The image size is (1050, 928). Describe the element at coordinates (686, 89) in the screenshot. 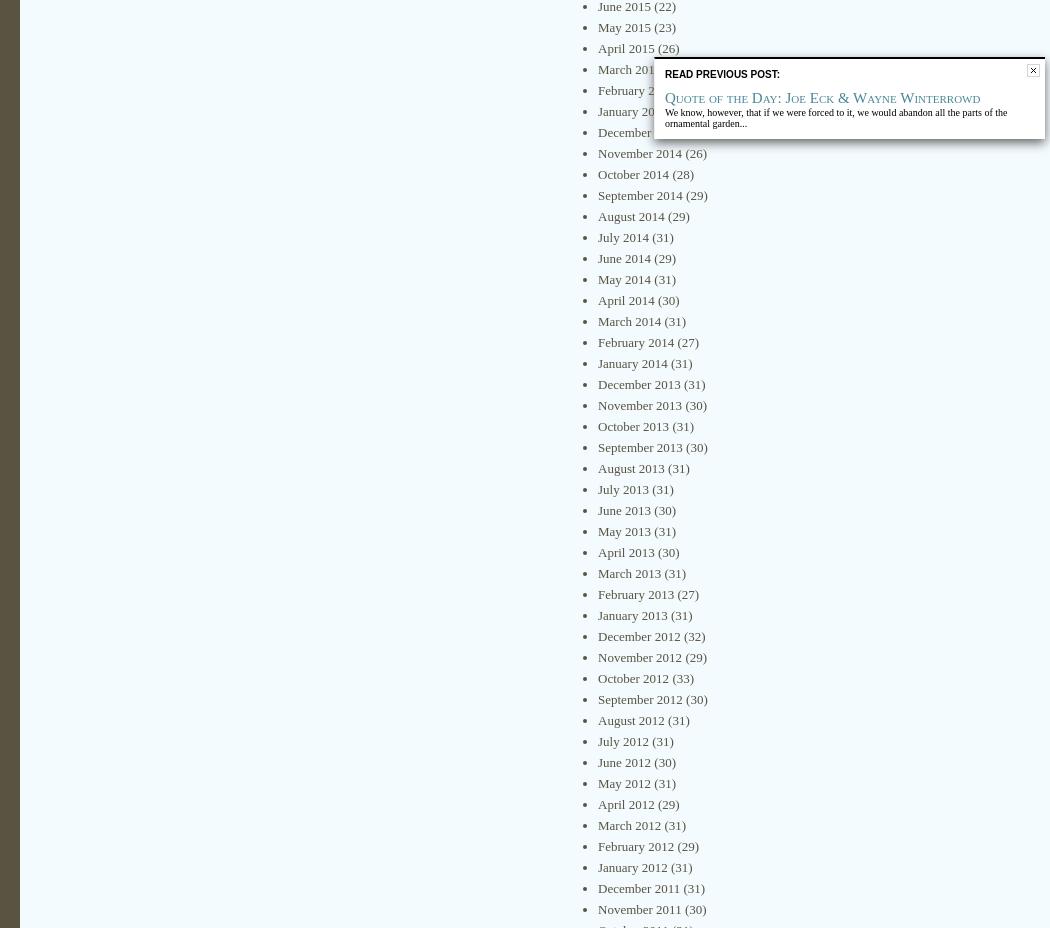

I see `'(22)'` at that location.